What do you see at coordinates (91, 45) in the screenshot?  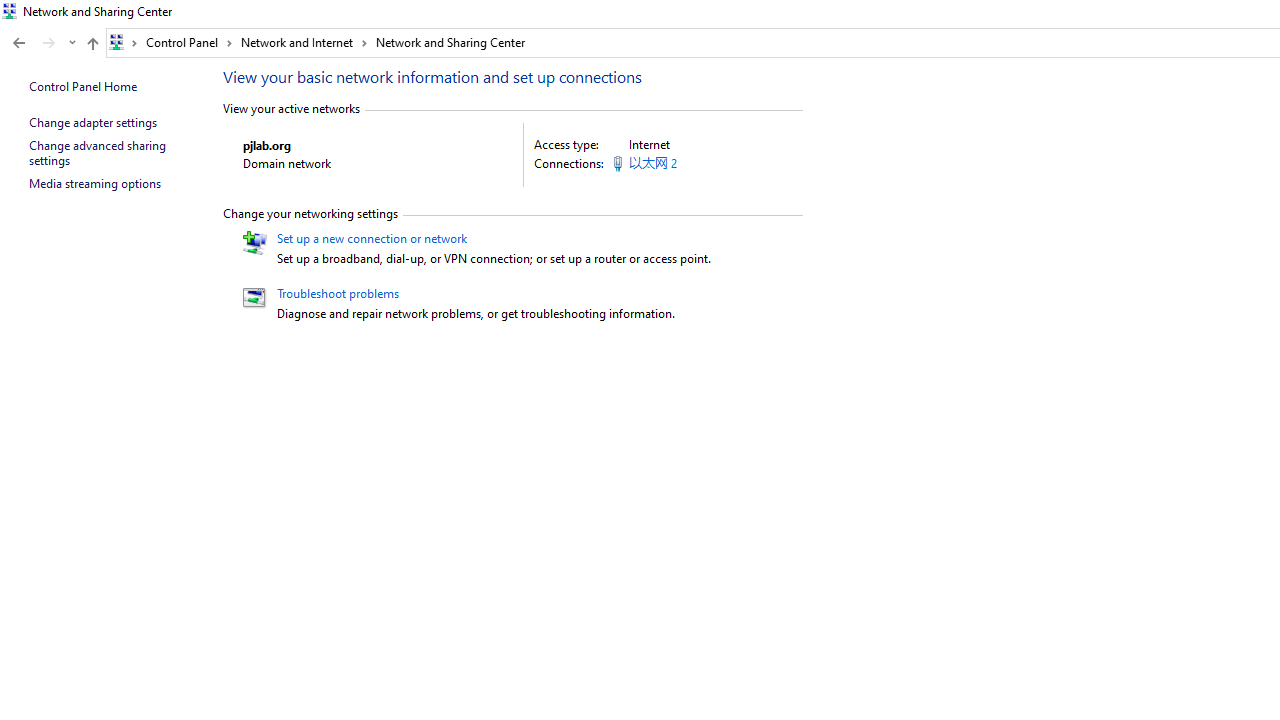 I see `'Up band toolbar'` at bounding box center [91, 45].